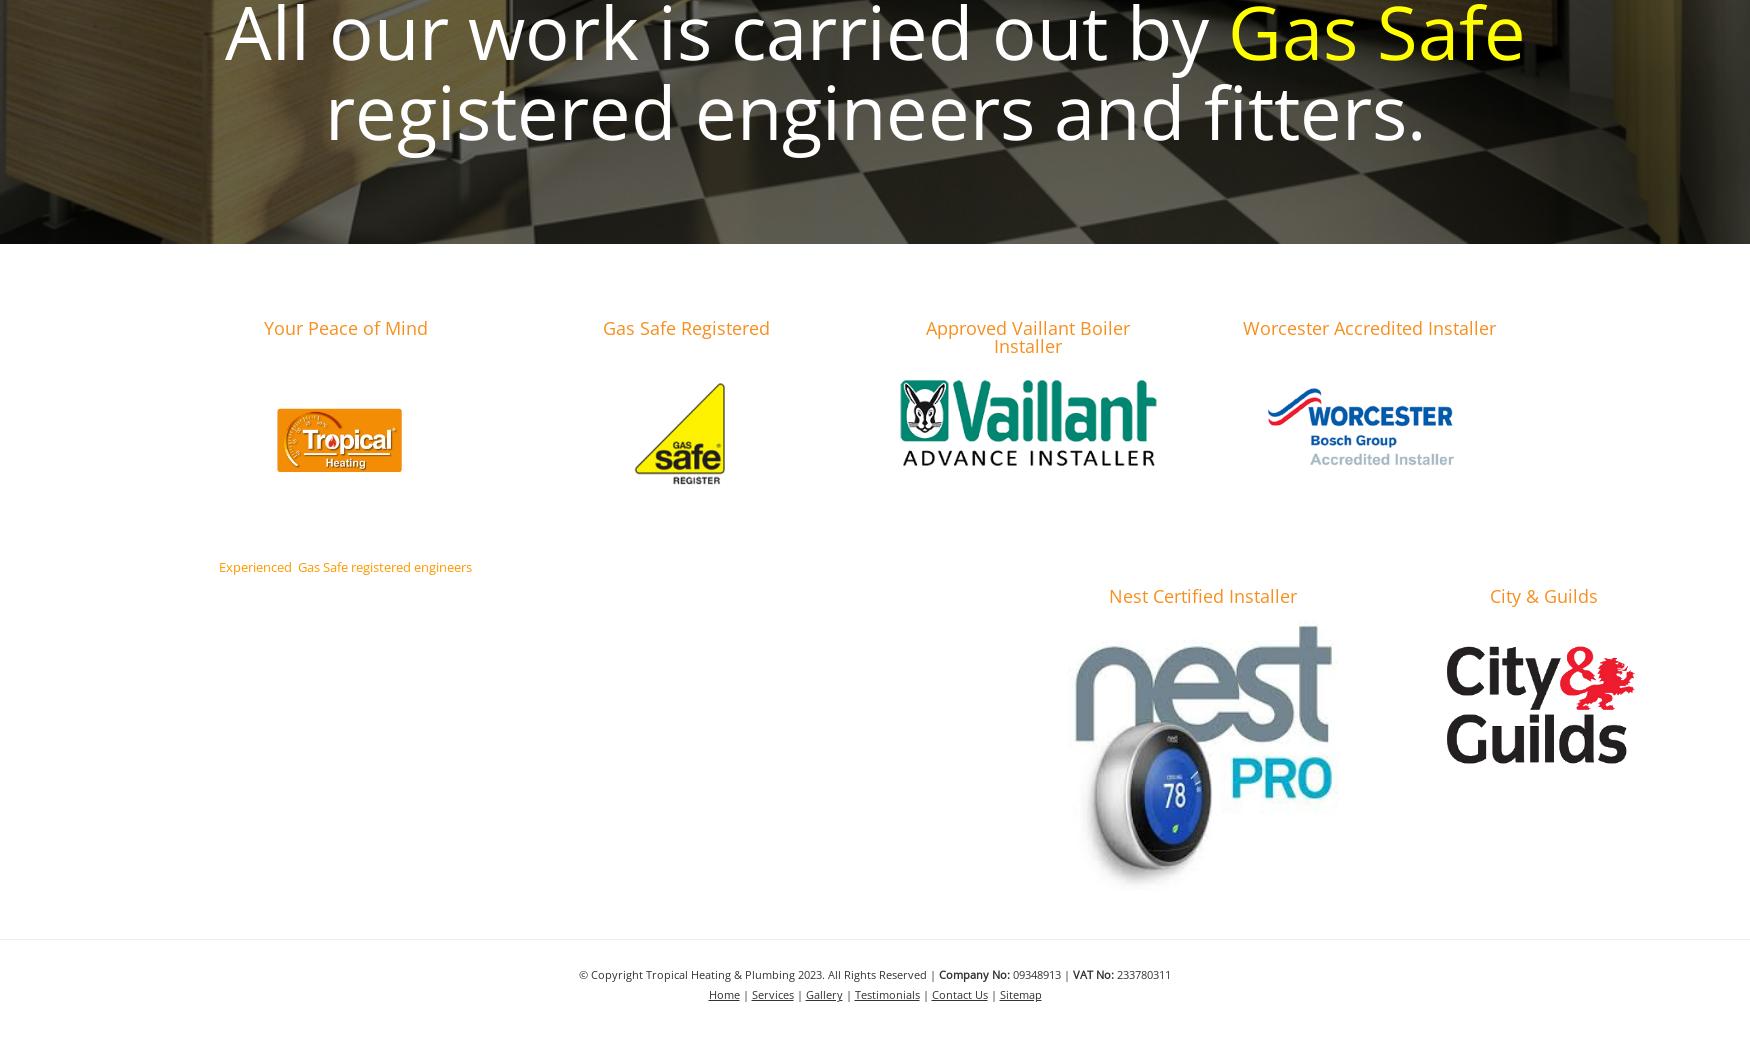 The image size is (1750, 1040). Describe the element at coordinates (757, 974) in the screenshot. I see `'© Copyright Tropical Heating & Plumbing 2023. All Rights Reserved   |'` at that location.